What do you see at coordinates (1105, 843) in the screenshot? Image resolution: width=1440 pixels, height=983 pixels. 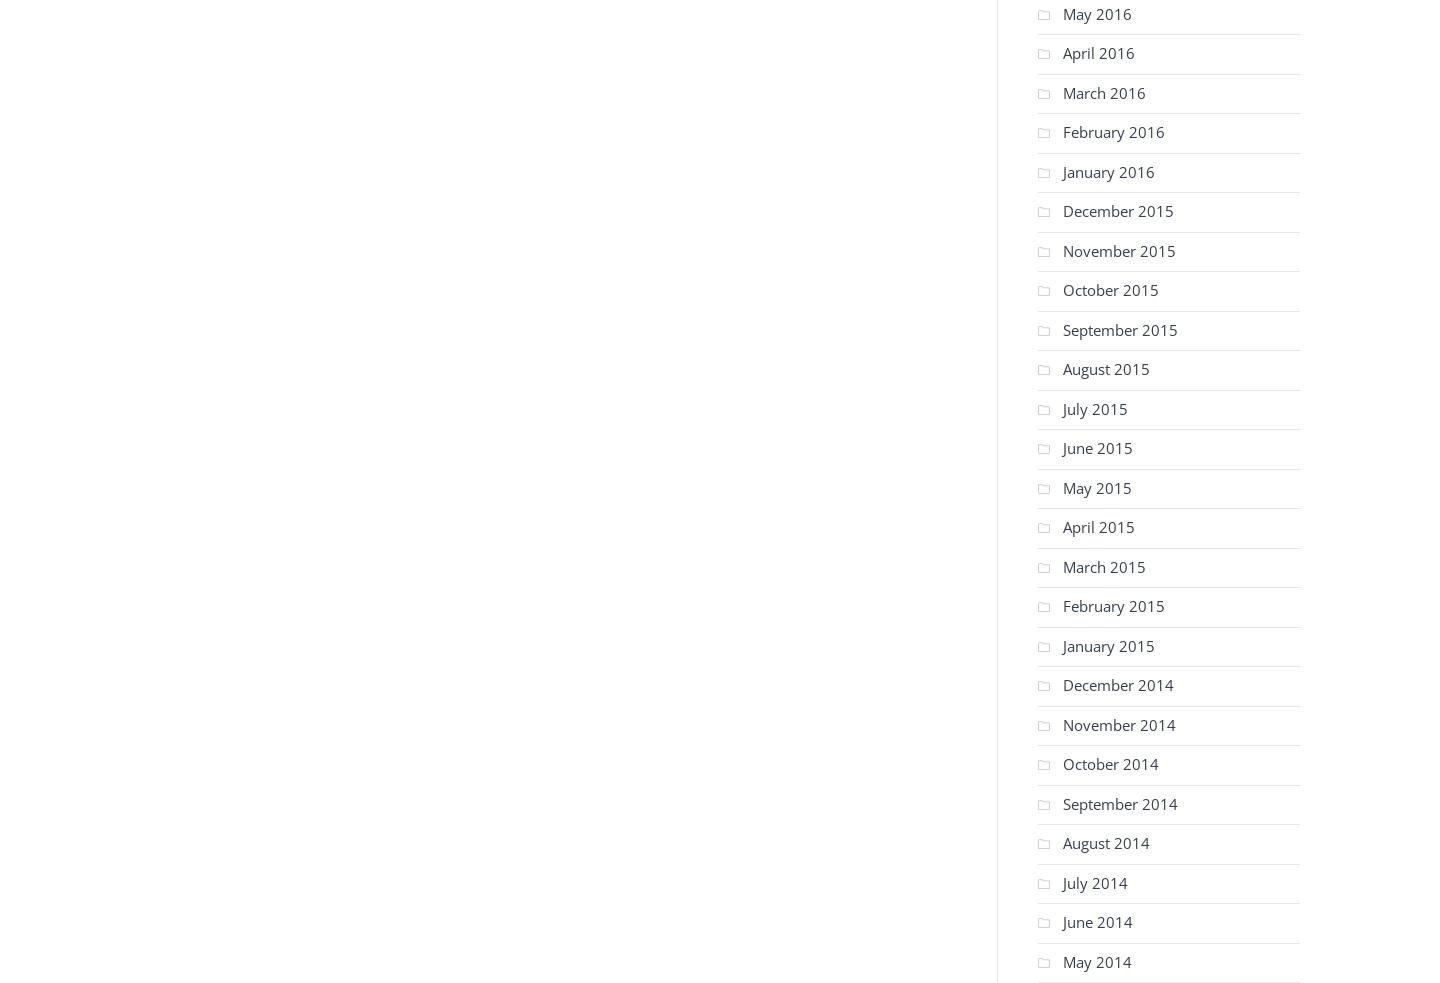 I see `'August 2014'` at bounding box center [1105, 843].